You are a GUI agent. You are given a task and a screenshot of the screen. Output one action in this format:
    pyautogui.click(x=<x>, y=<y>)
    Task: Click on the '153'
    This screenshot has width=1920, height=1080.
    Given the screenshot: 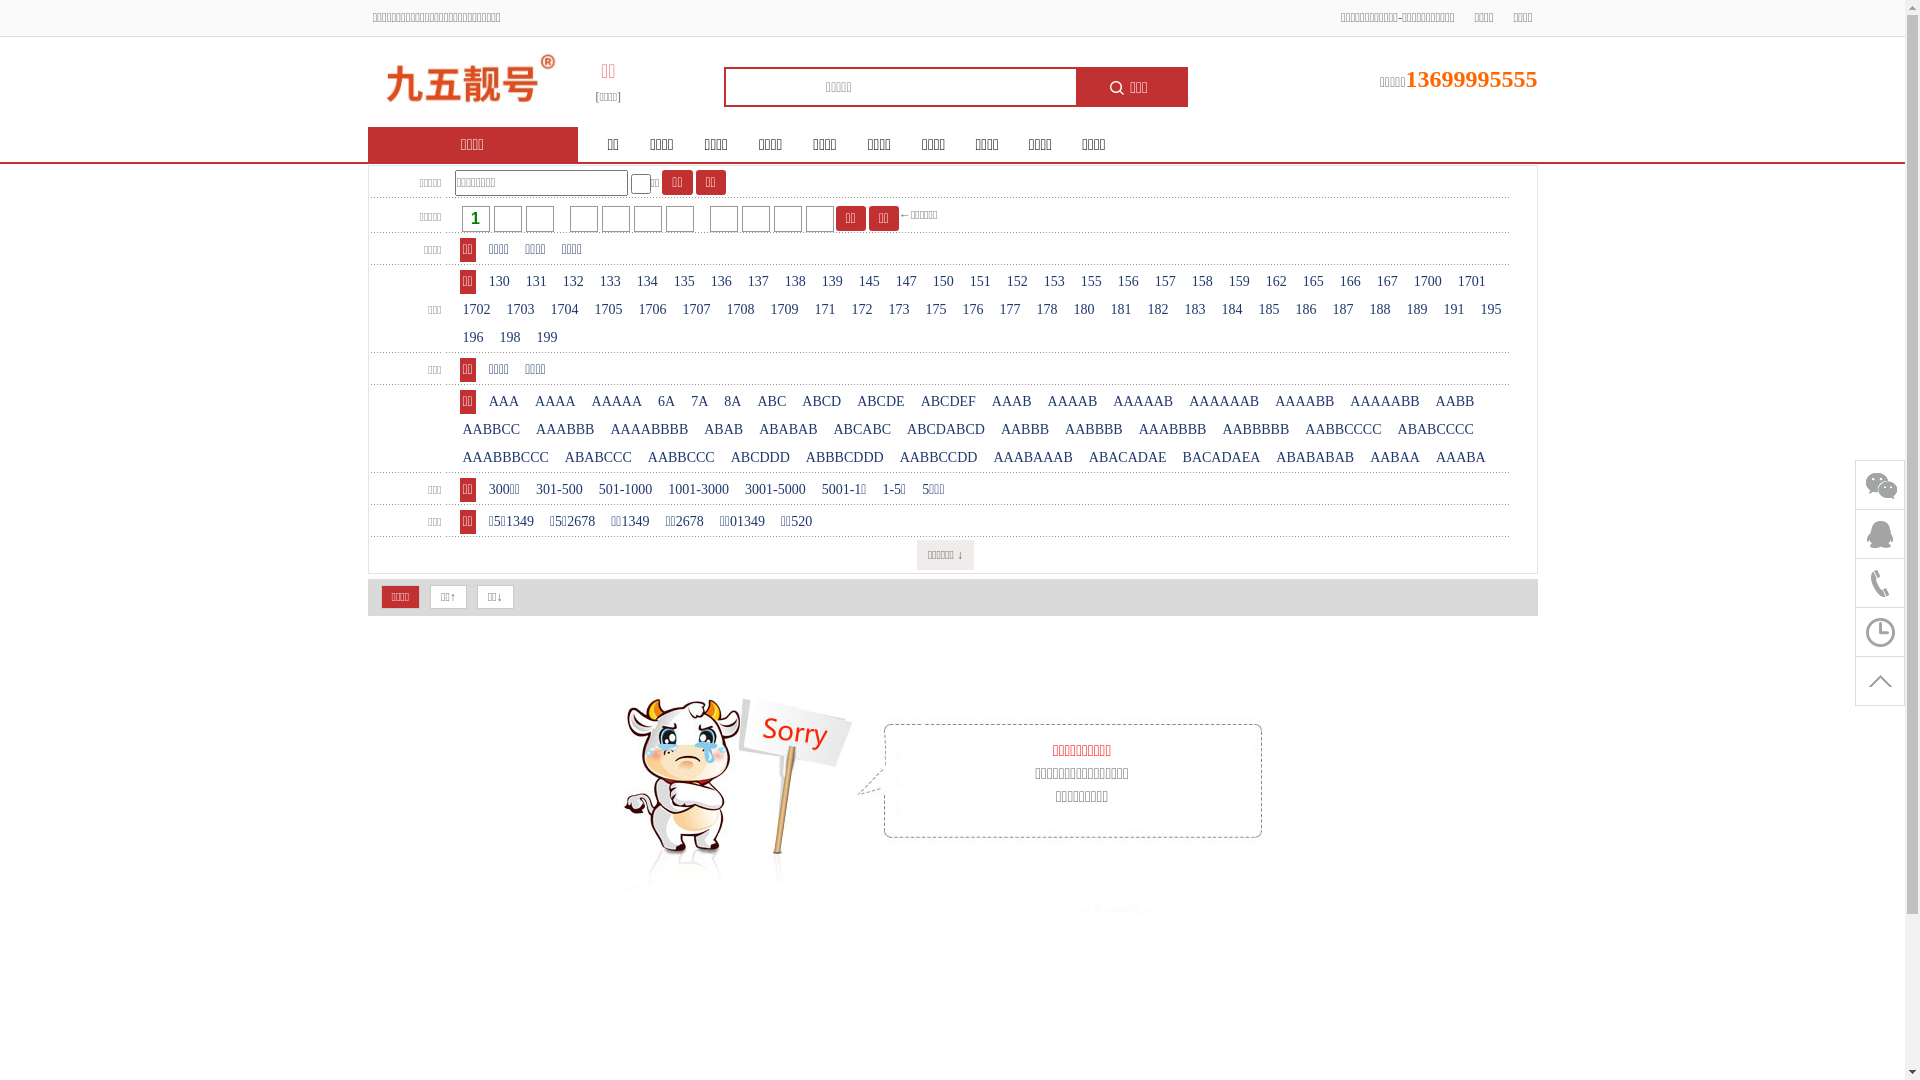 What is the action you would take?
    pyautogui.click(x=1040, y=281)
    